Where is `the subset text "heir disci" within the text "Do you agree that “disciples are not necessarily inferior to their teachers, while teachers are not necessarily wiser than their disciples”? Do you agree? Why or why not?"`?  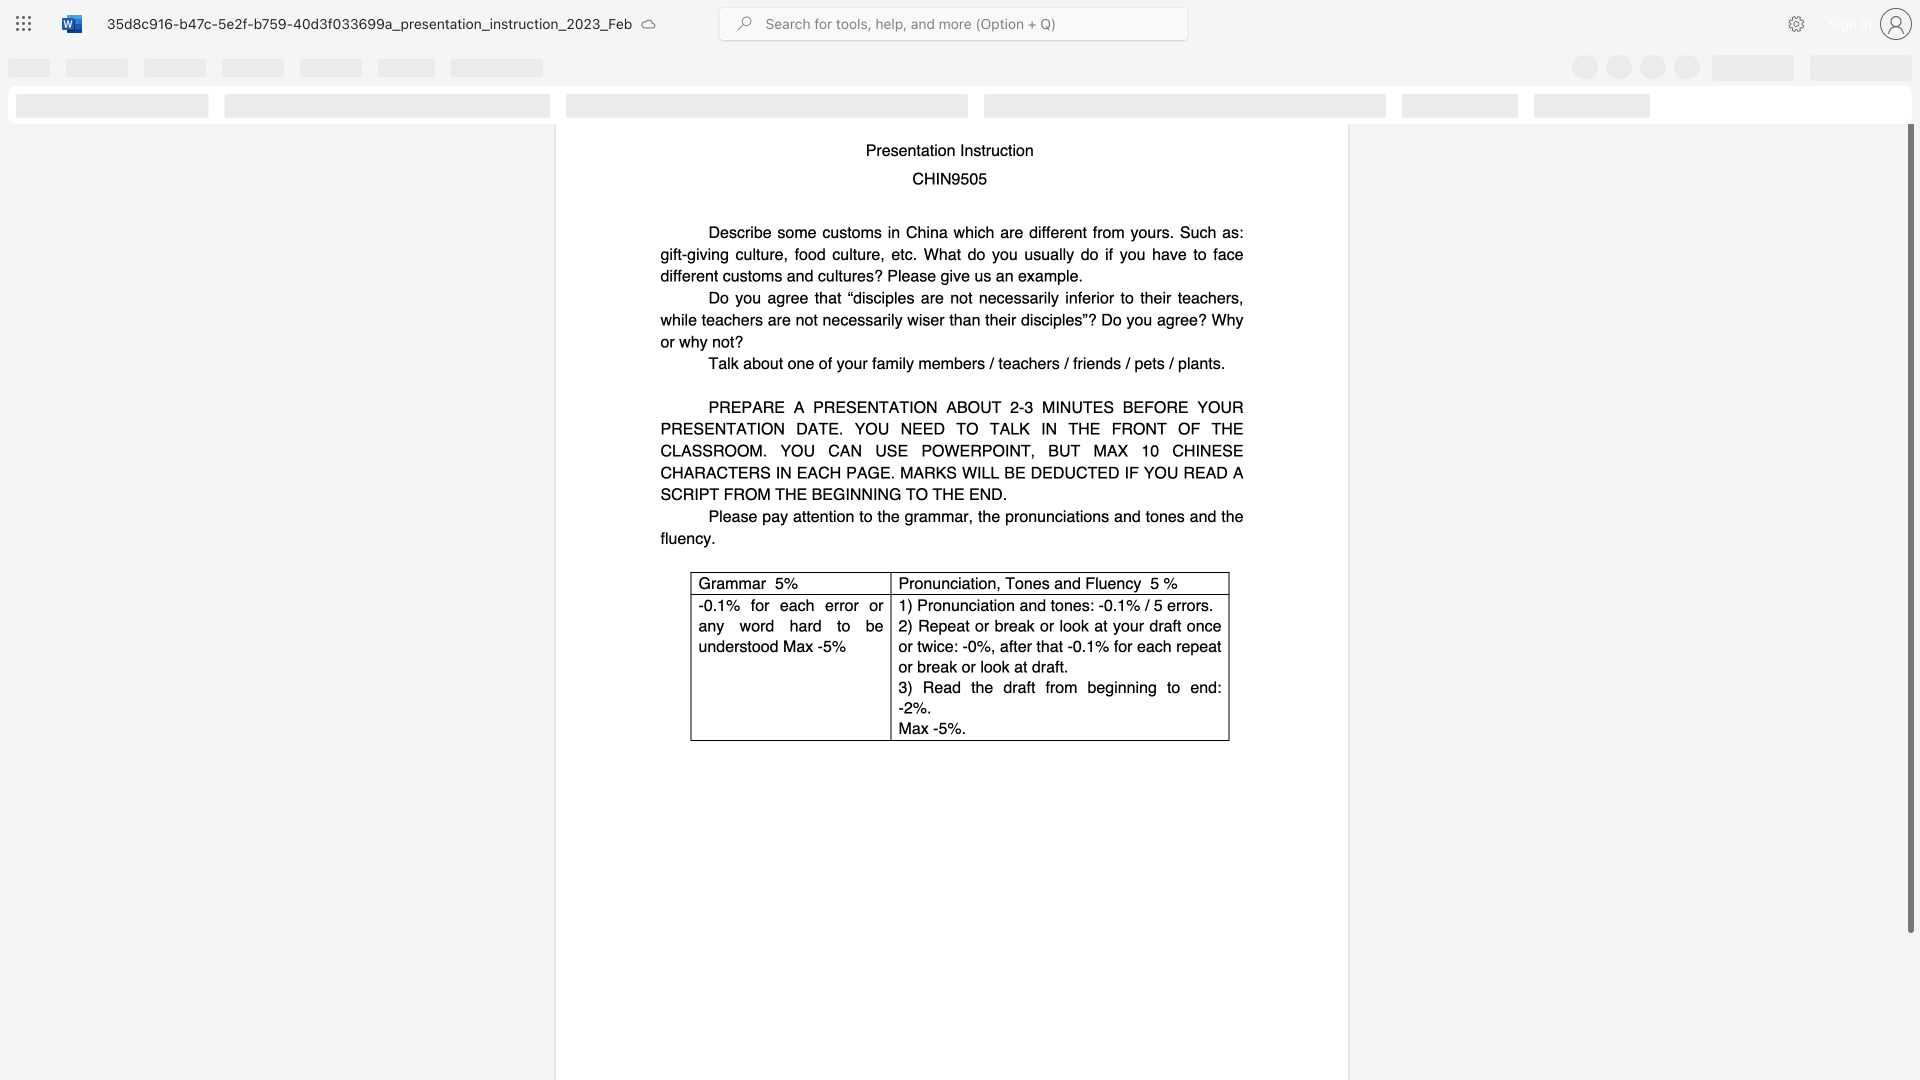 the subset text "heir disci" within the text "Do you agree that “disciples are not necessarily inferior to their teachers, while teachers are not necessarily wiser than their disciples”? Do you agree? Why or why not?" is located at coordinates (989, 318).